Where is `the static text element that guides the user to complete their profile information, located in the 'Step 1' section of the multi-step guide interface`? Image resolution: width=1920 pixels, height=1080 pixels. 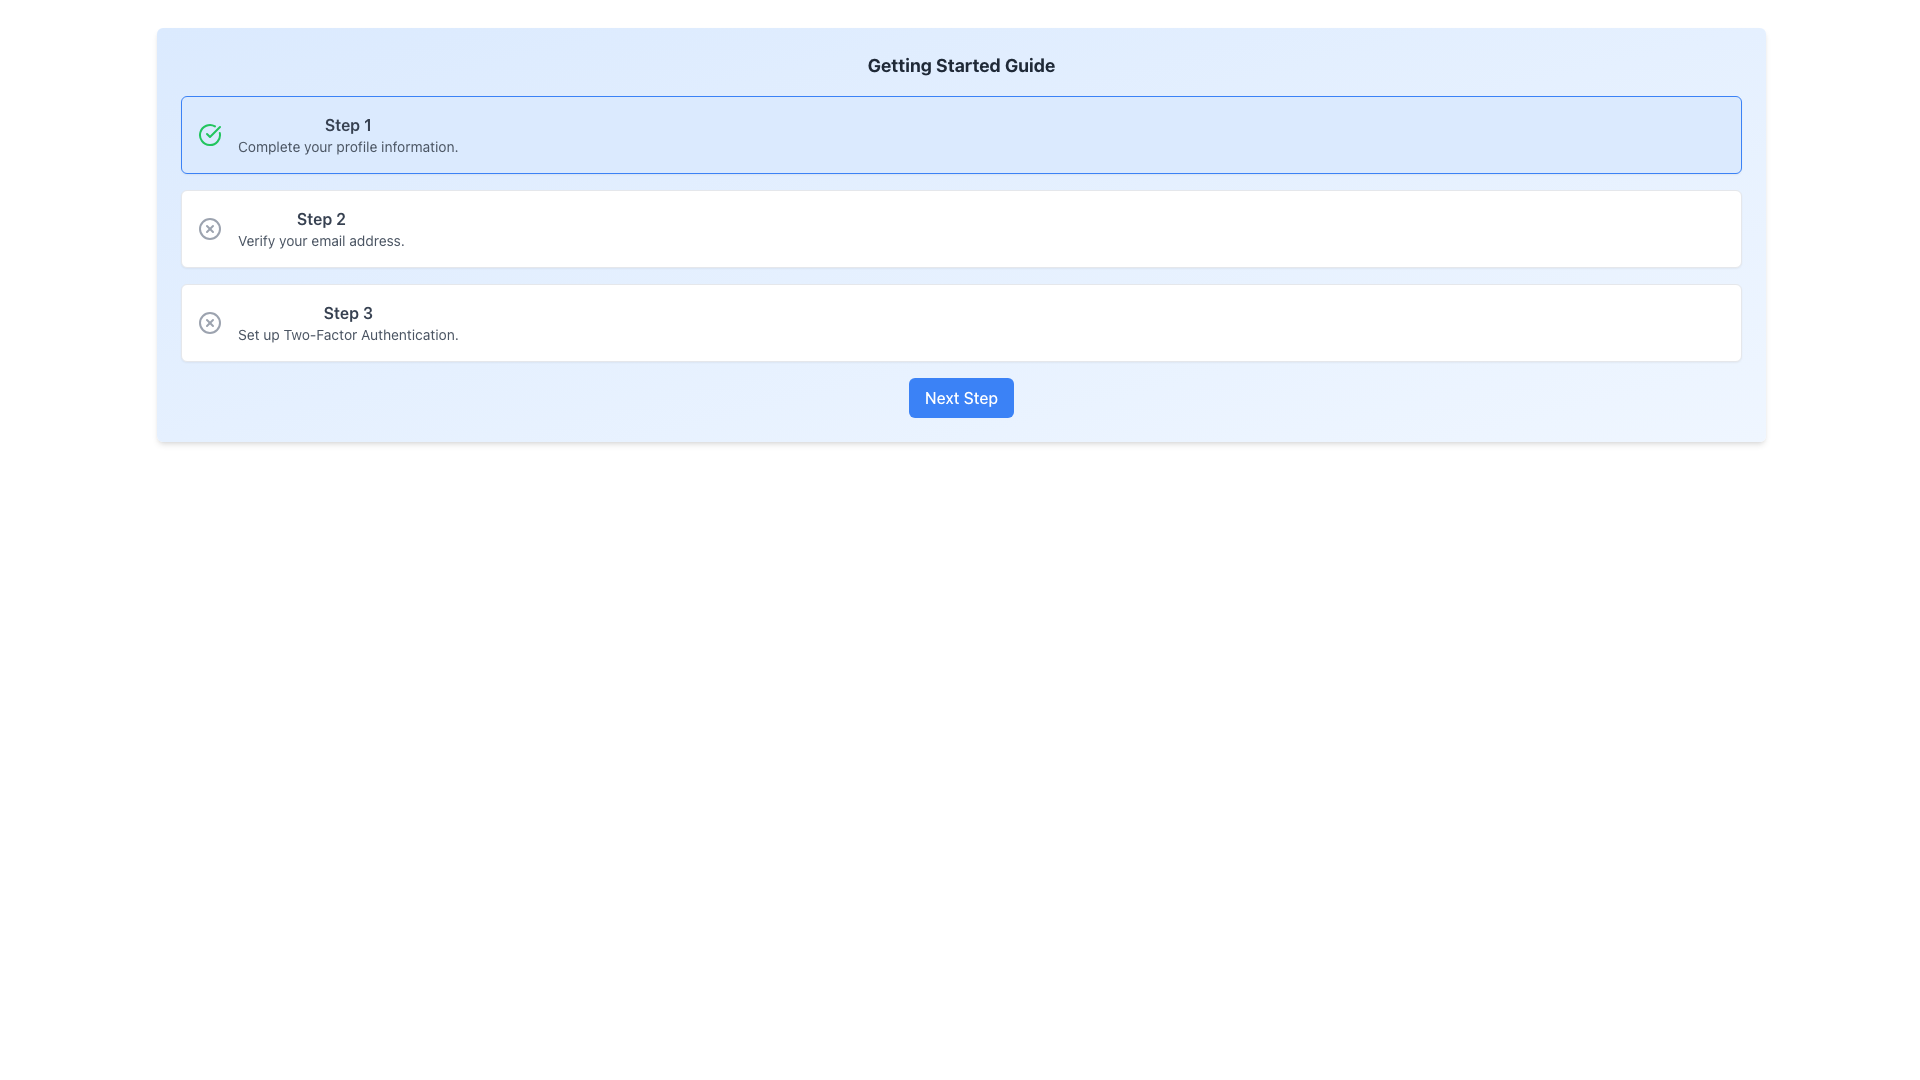 the static text element that guides the user to complete their profile information, located in the 'Step 1' section of the multi-step guide interface is located at coordinates (348, 145).